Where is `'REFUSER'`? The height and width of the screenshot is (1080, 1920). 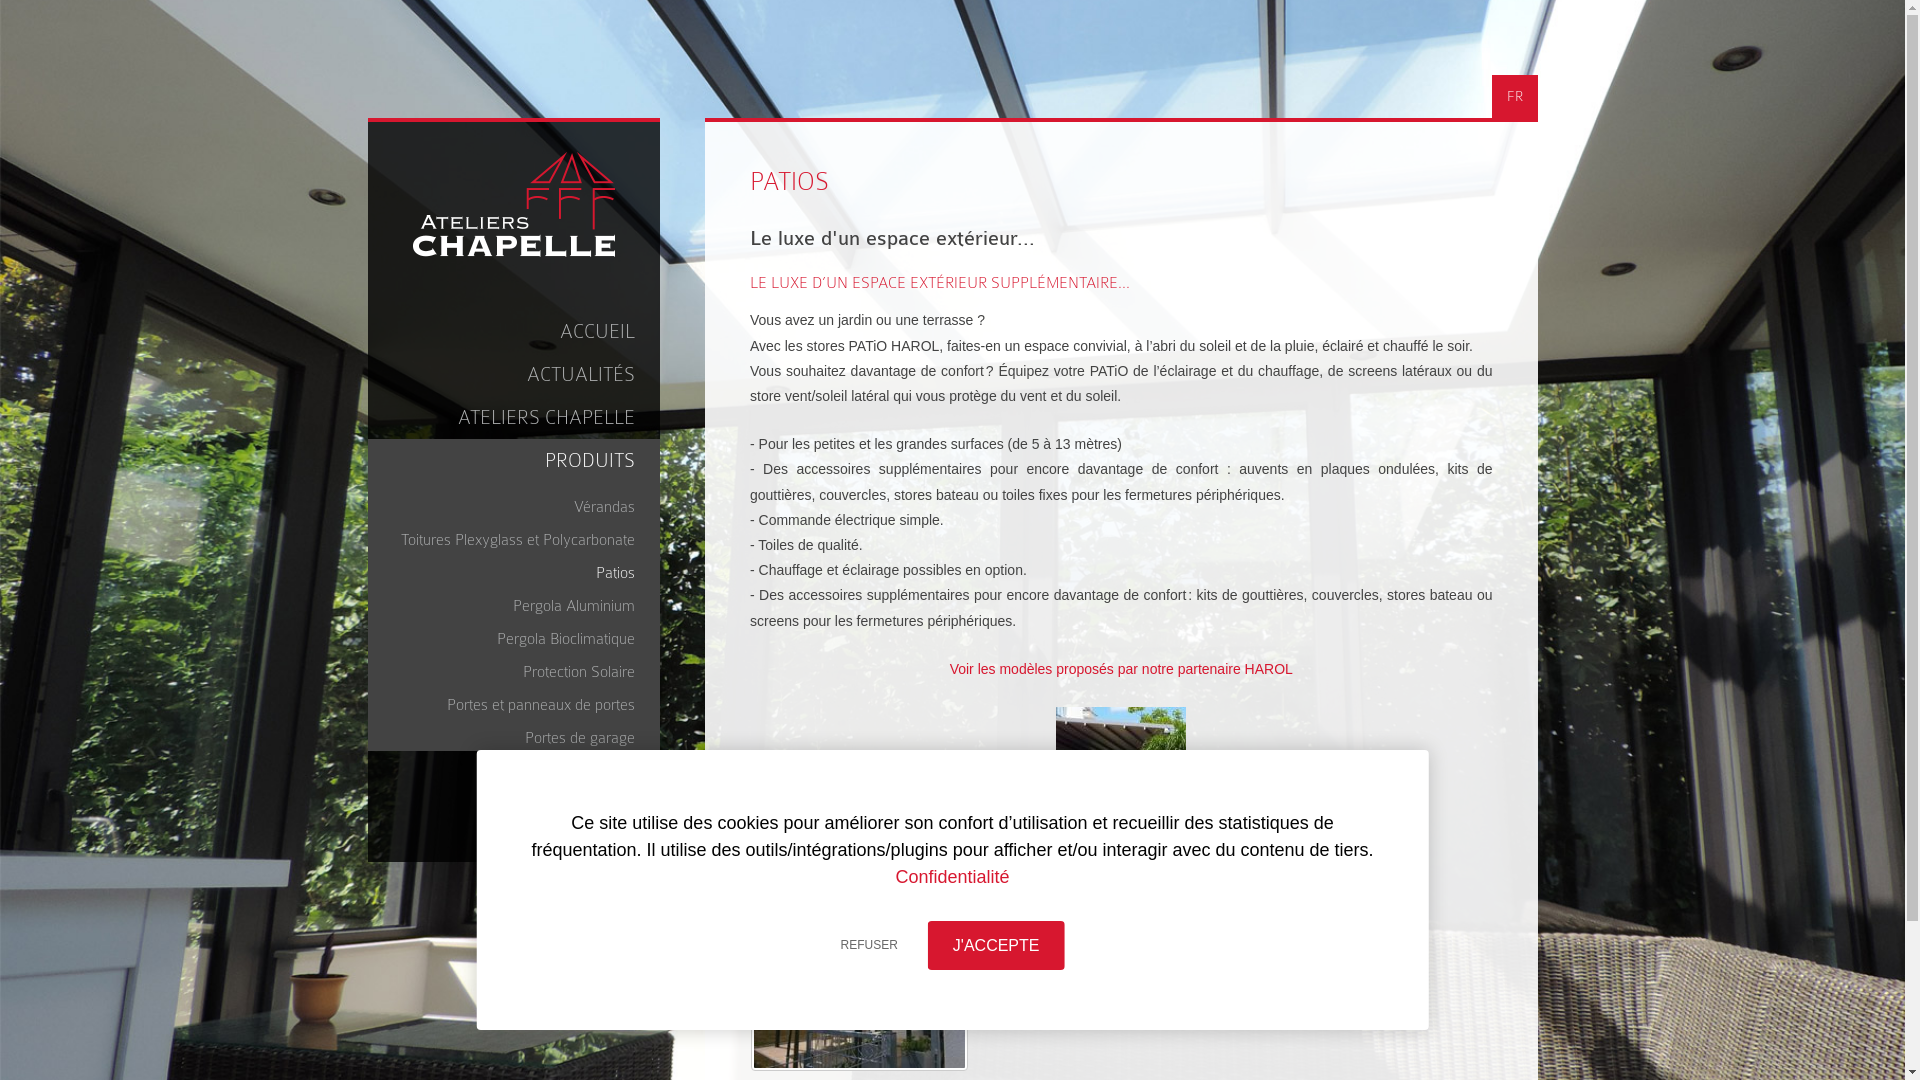
'REFUSER' is located at coordinates (869, 945).